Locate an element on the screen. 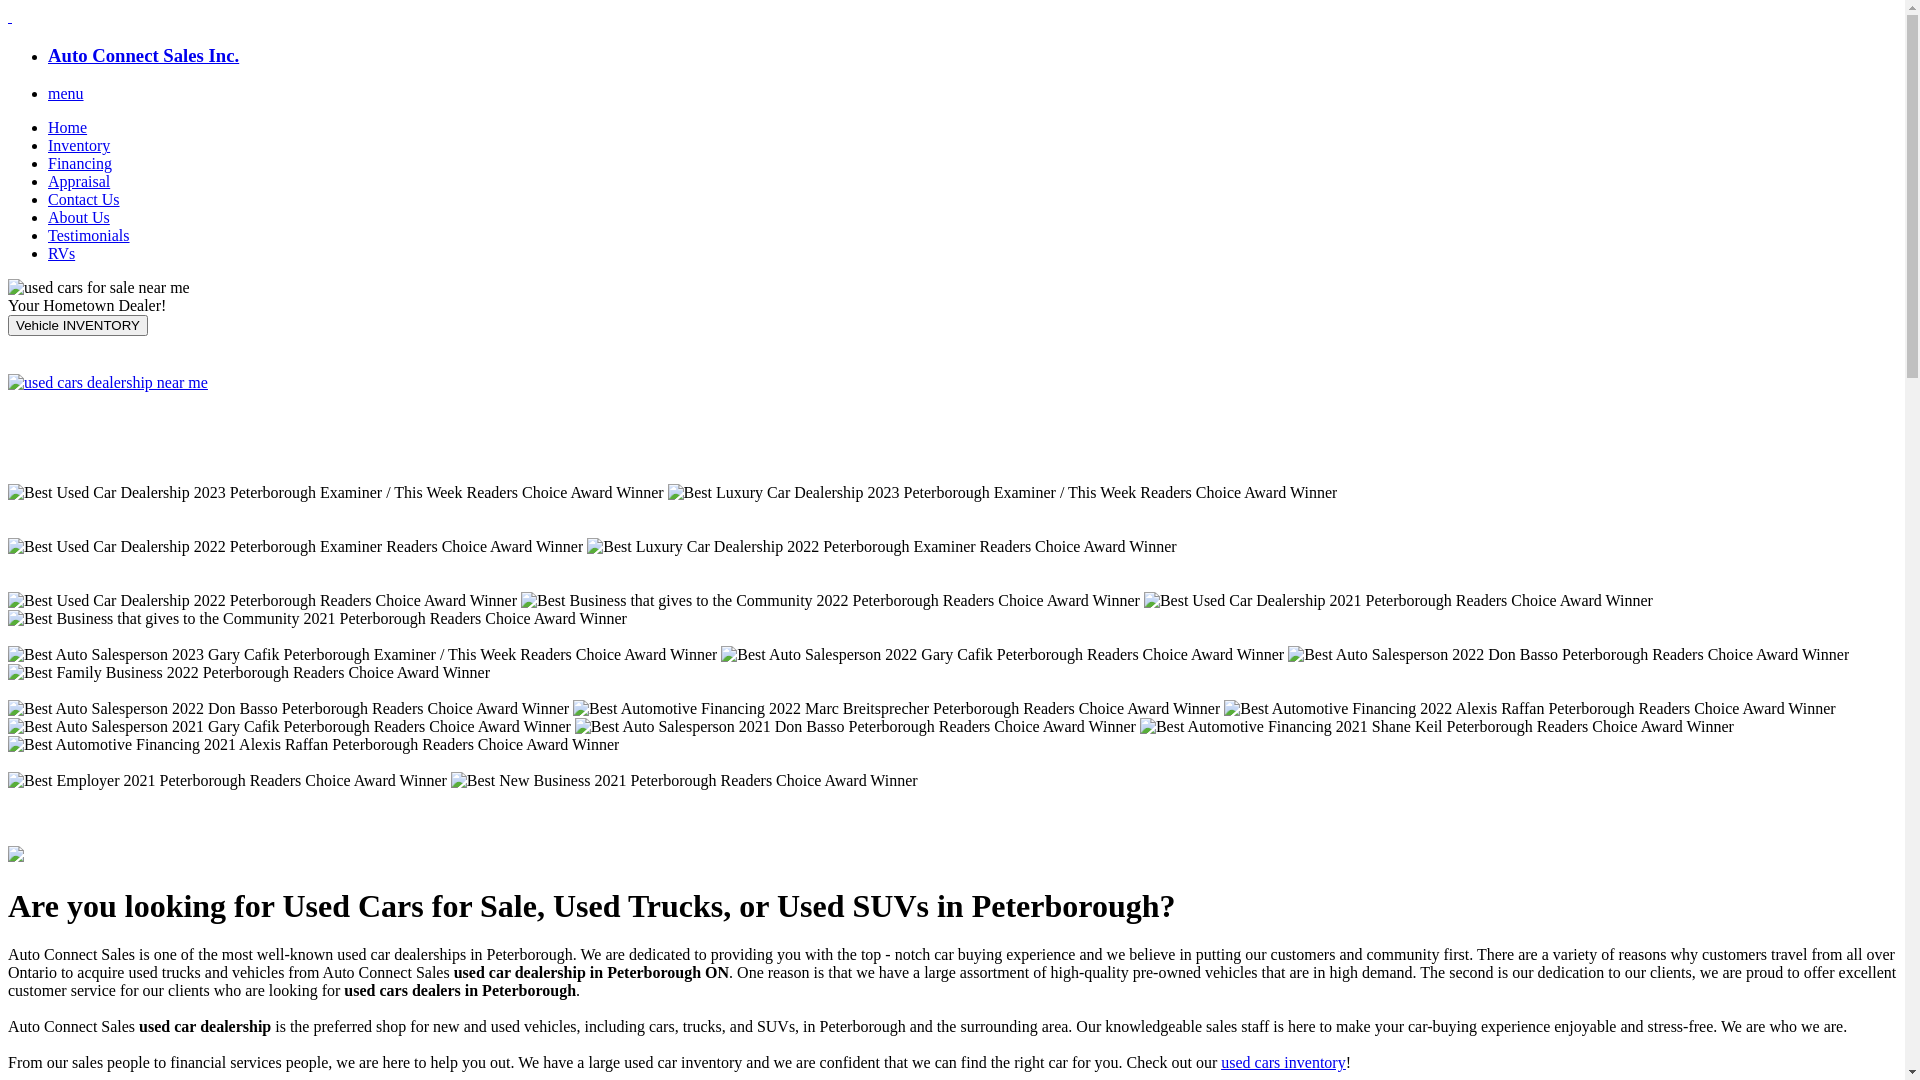  'Appraisal' is located at coordinates (78, 181).